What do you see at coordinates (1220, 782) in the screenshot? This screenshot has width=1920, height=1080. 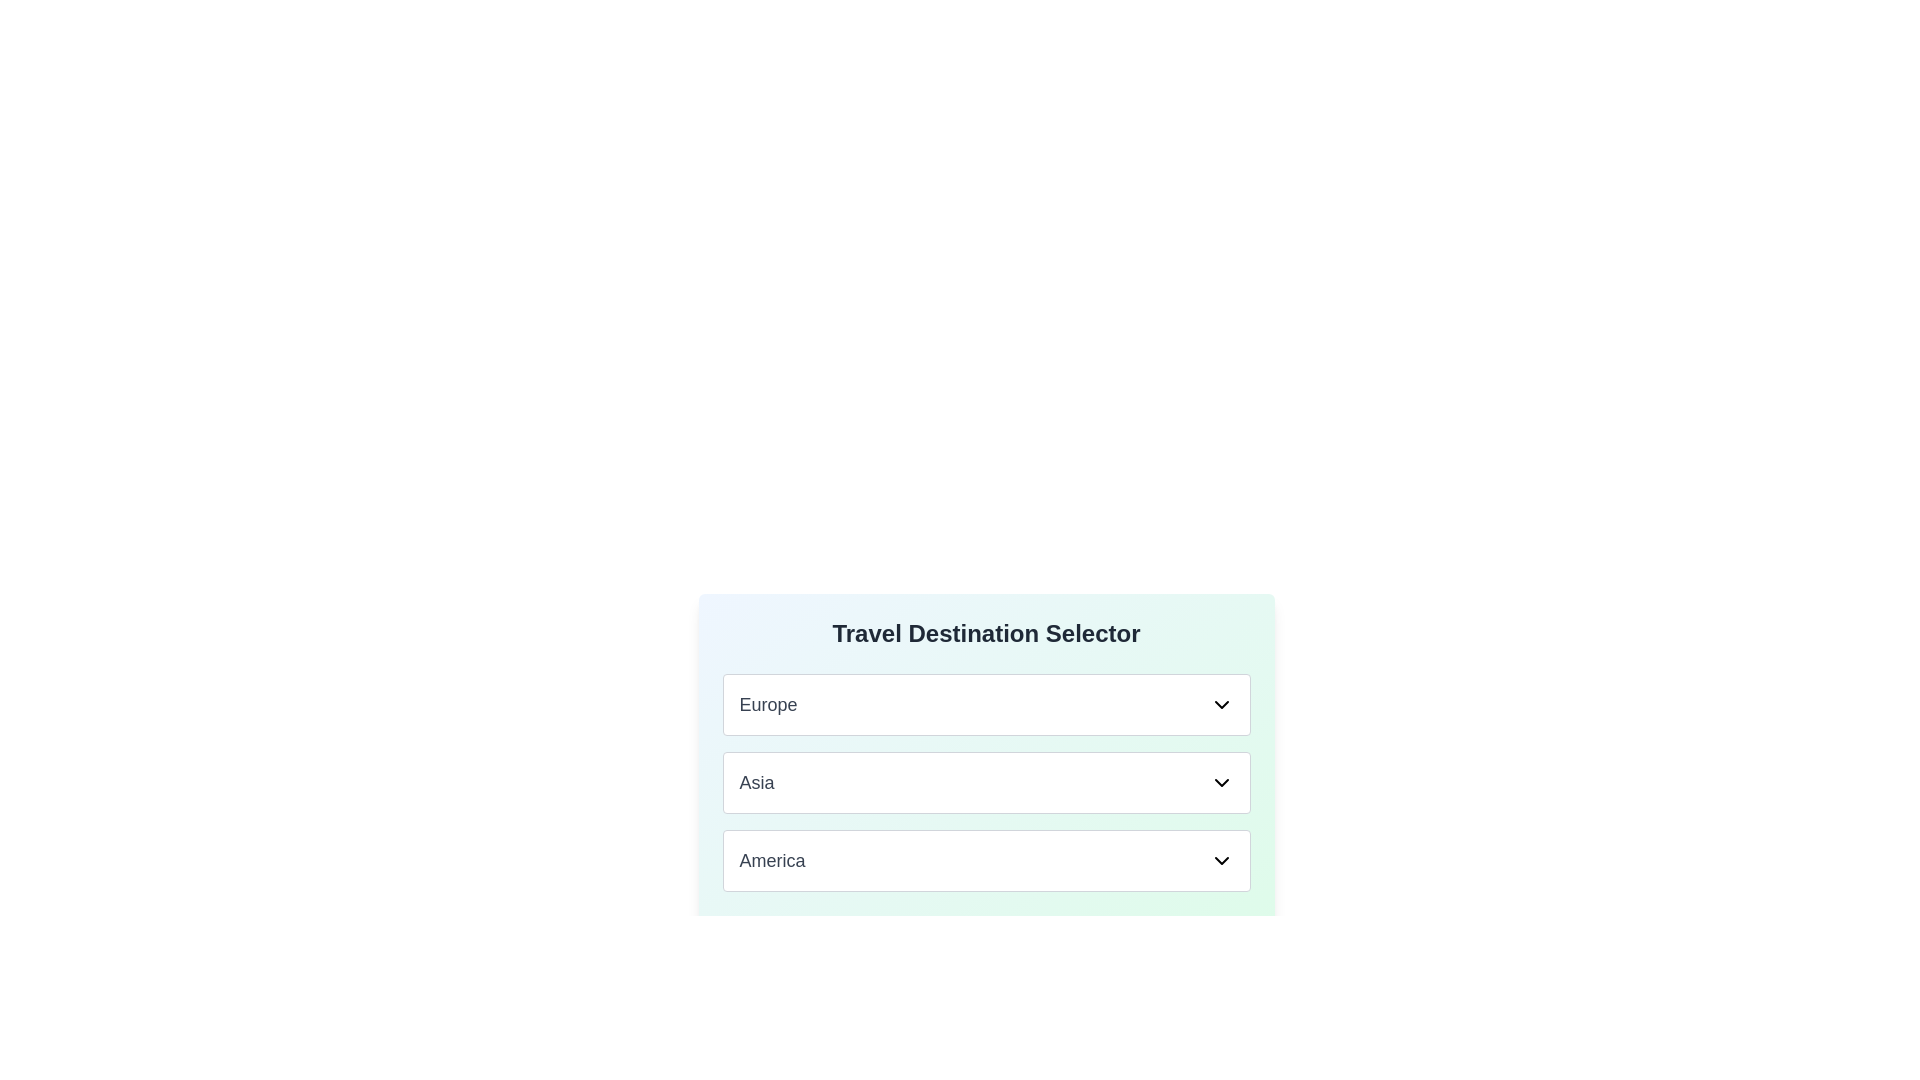 I see `the Dropdown indicator icon, shaped as a downward chevron, located to the right of 'Asia' in the 'Travel Destination Selector' interface using the keyboard` at bounding box center [1220, 782].